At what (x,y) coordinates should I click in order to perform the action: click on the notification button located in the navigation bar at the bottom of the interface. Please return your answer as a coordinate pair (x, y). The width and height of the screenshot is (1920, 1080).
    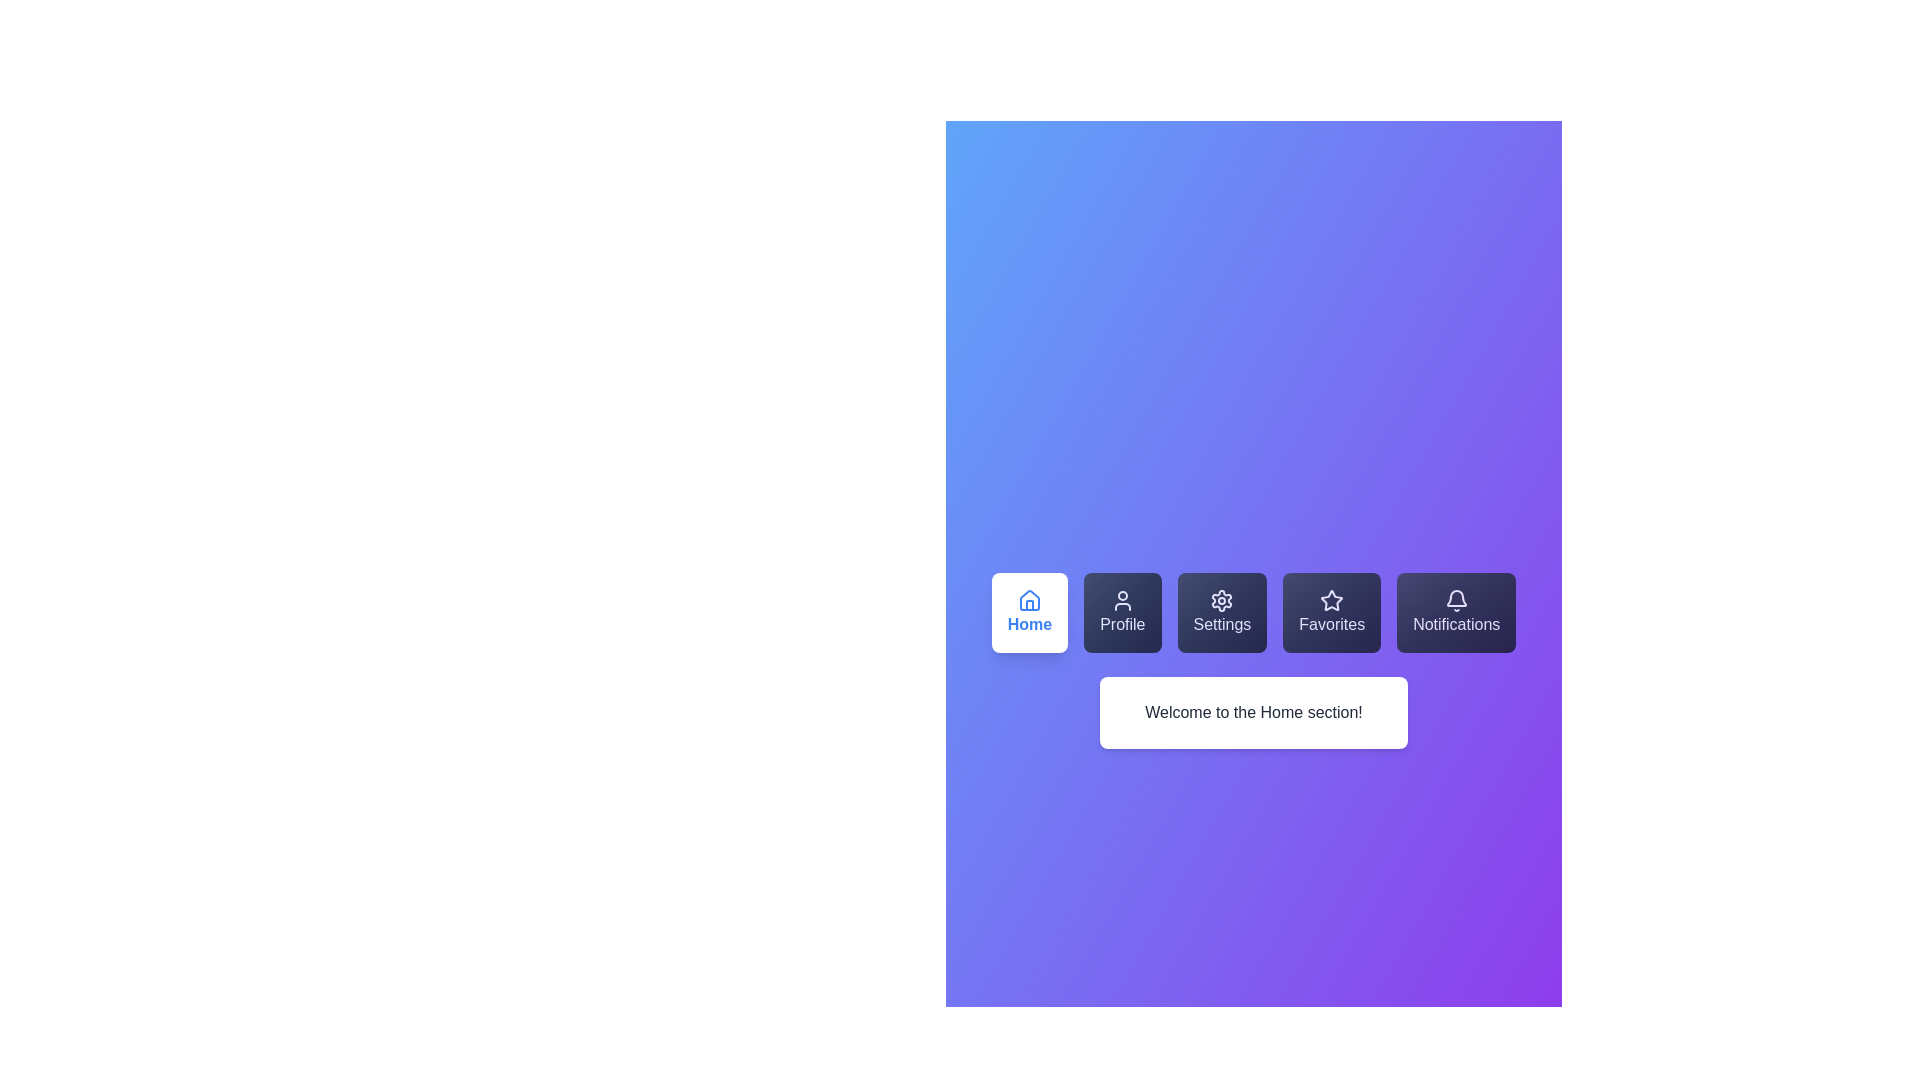
    Looking at the image, I should click on (1455, 596).